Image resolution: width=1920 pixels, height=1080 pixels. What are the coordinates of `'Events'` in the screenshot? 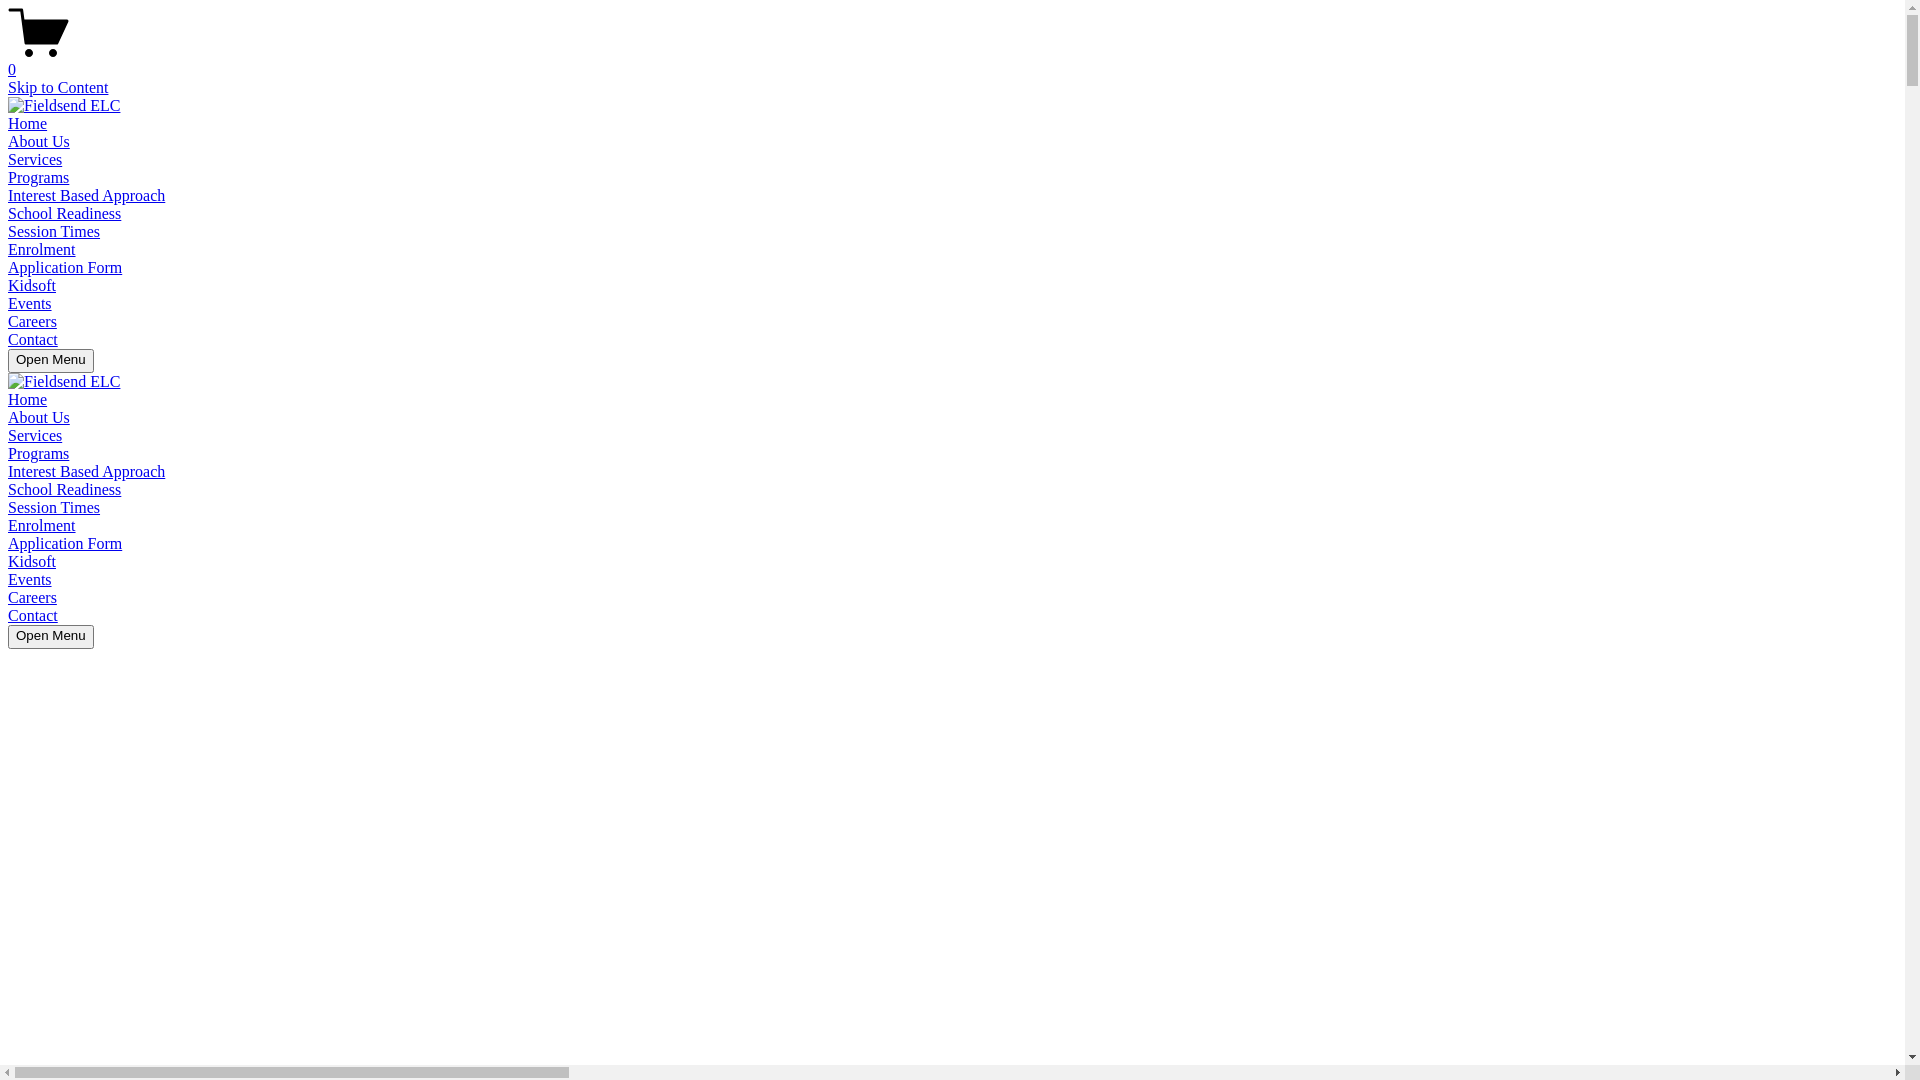 It's located at (29, 579).